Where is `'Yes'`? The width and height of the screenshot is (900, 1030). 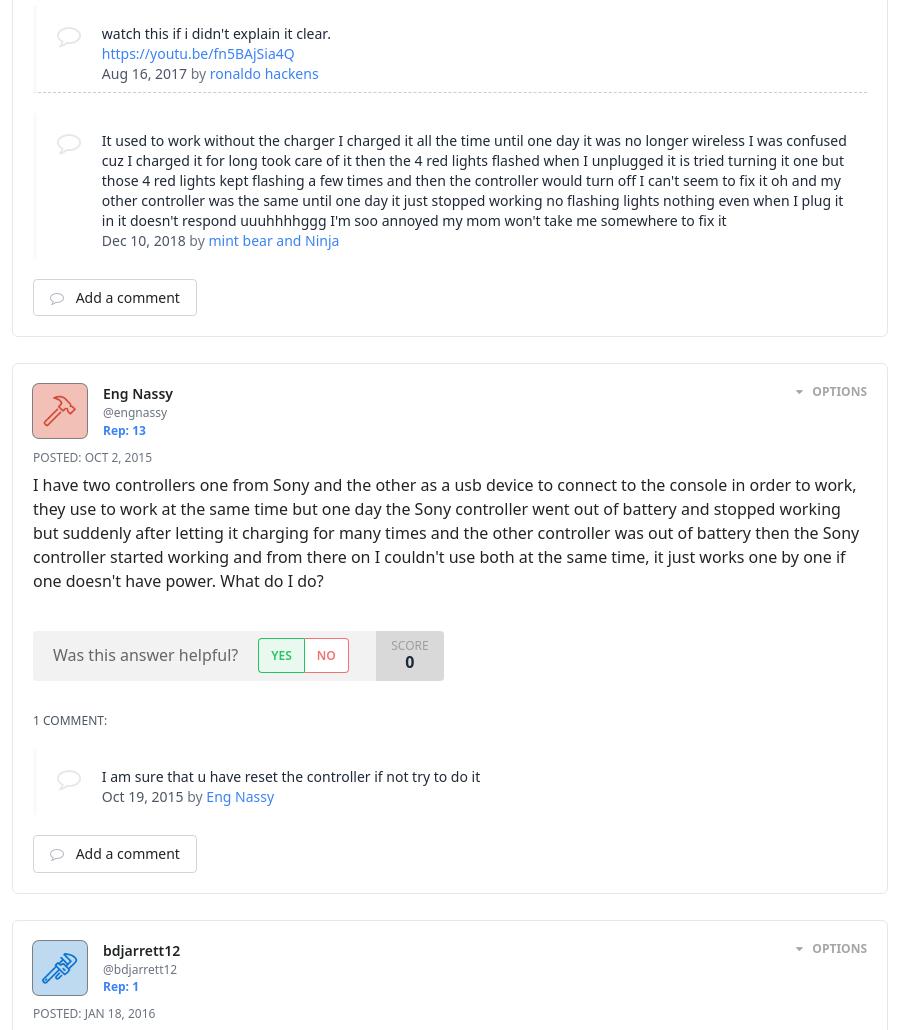
'Yes' is located at coordinates (279, 653).